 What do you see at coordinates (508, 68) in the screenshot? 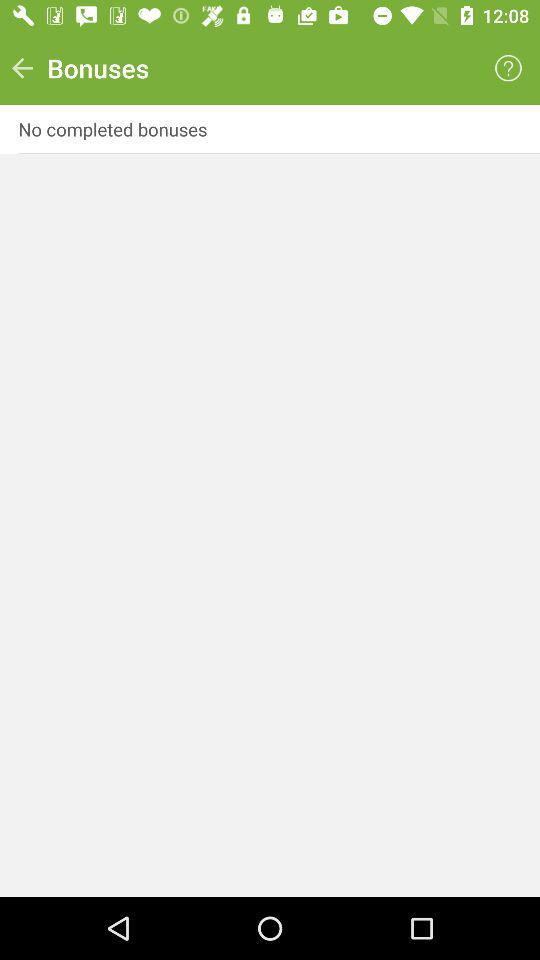
I see `the item to the right of bonuses item` at bounding box center [508, 68].